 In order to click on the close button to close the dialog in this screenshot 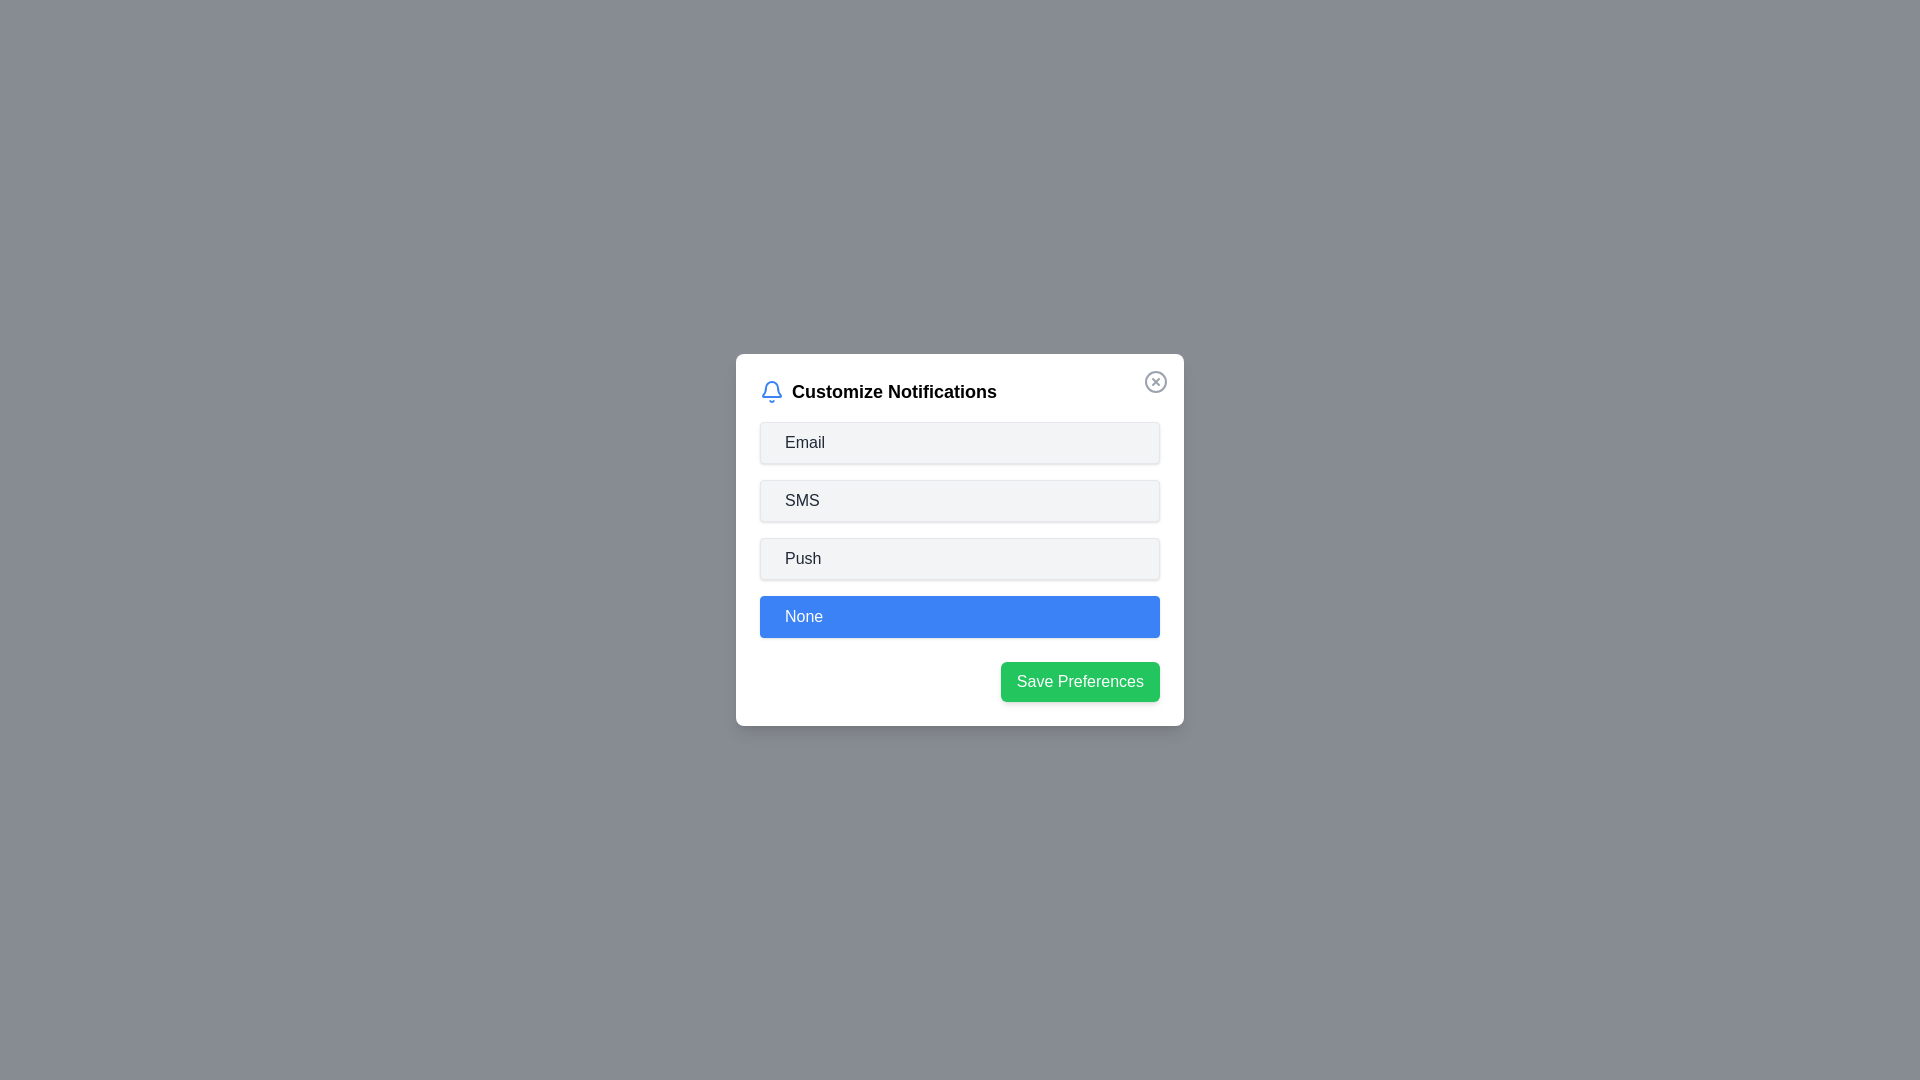, I will do `click(1156, 381)`.